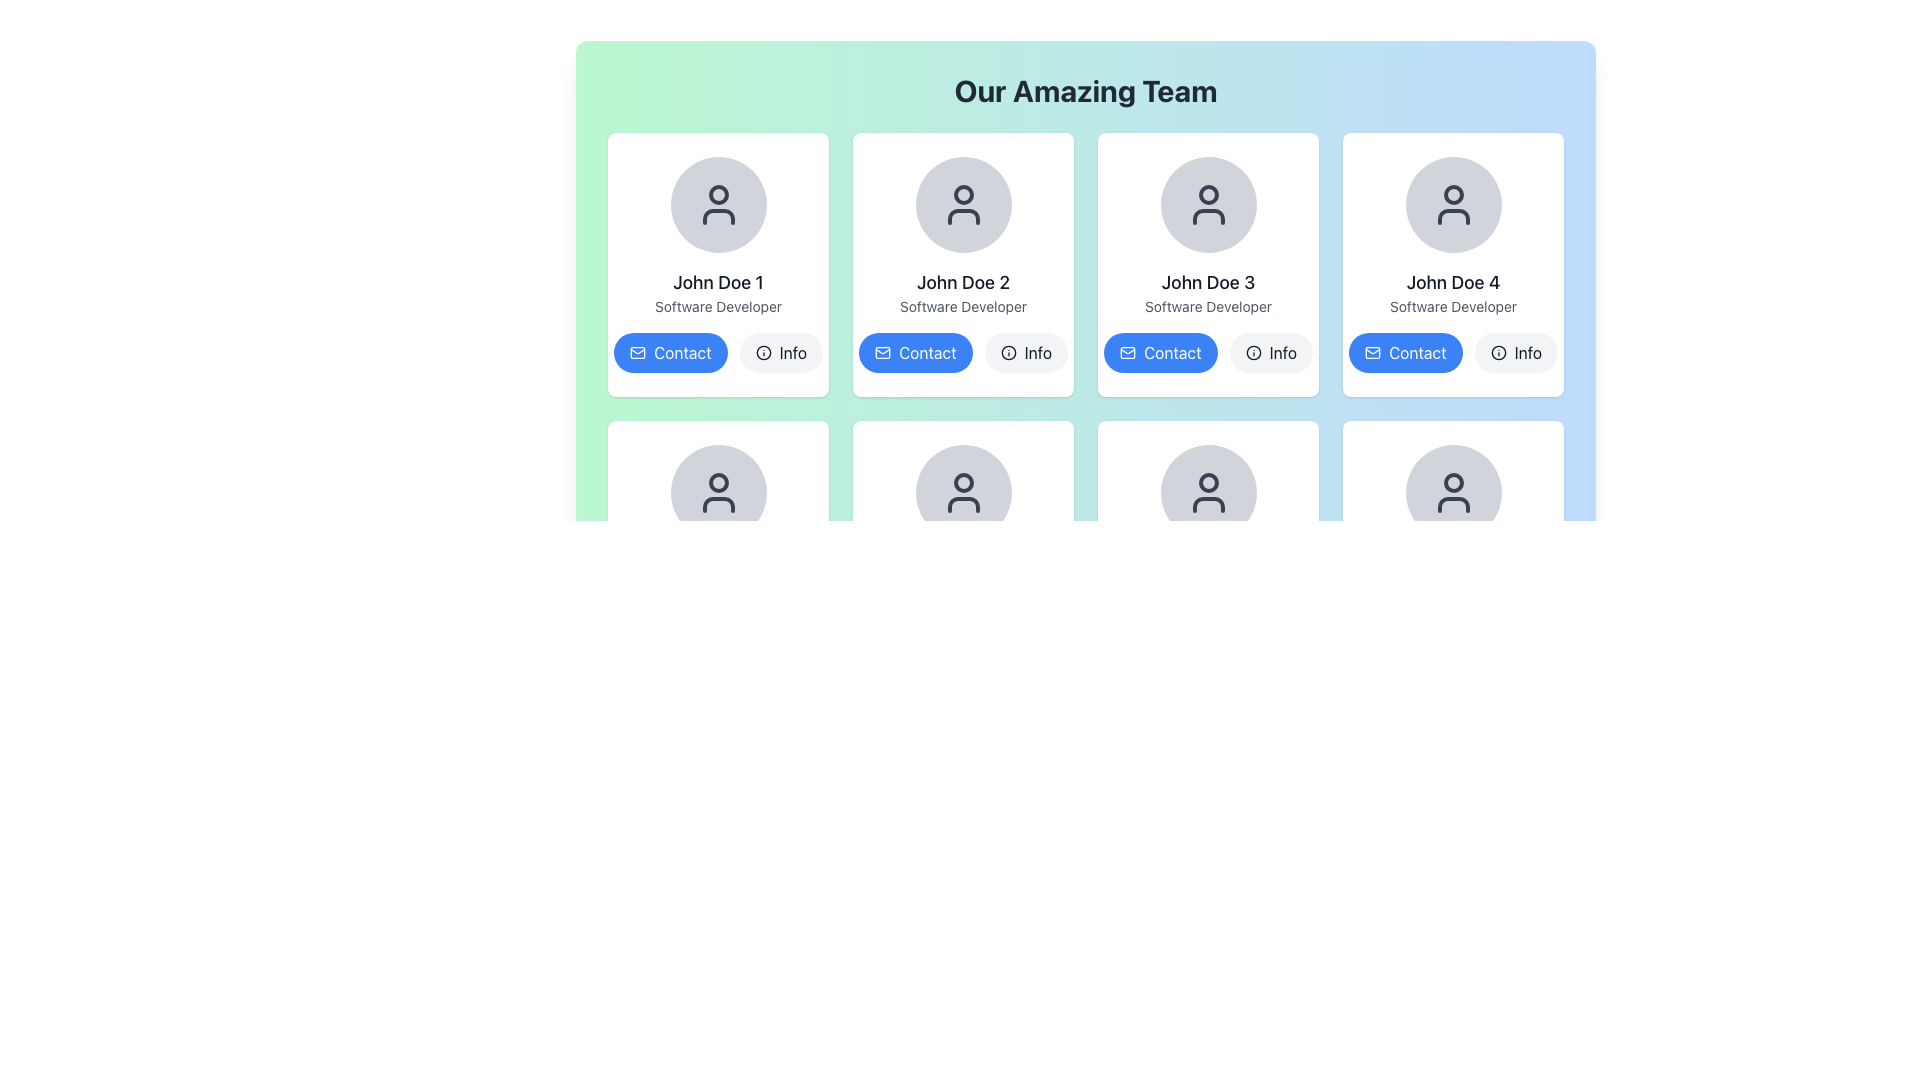 This screenshot has height=1080, width=1920. Describe the element at coordinates (963, 493) in the screenshot. I see `the user icon located at the center of the circular area in the second row and second column of the profile grid` at that location.